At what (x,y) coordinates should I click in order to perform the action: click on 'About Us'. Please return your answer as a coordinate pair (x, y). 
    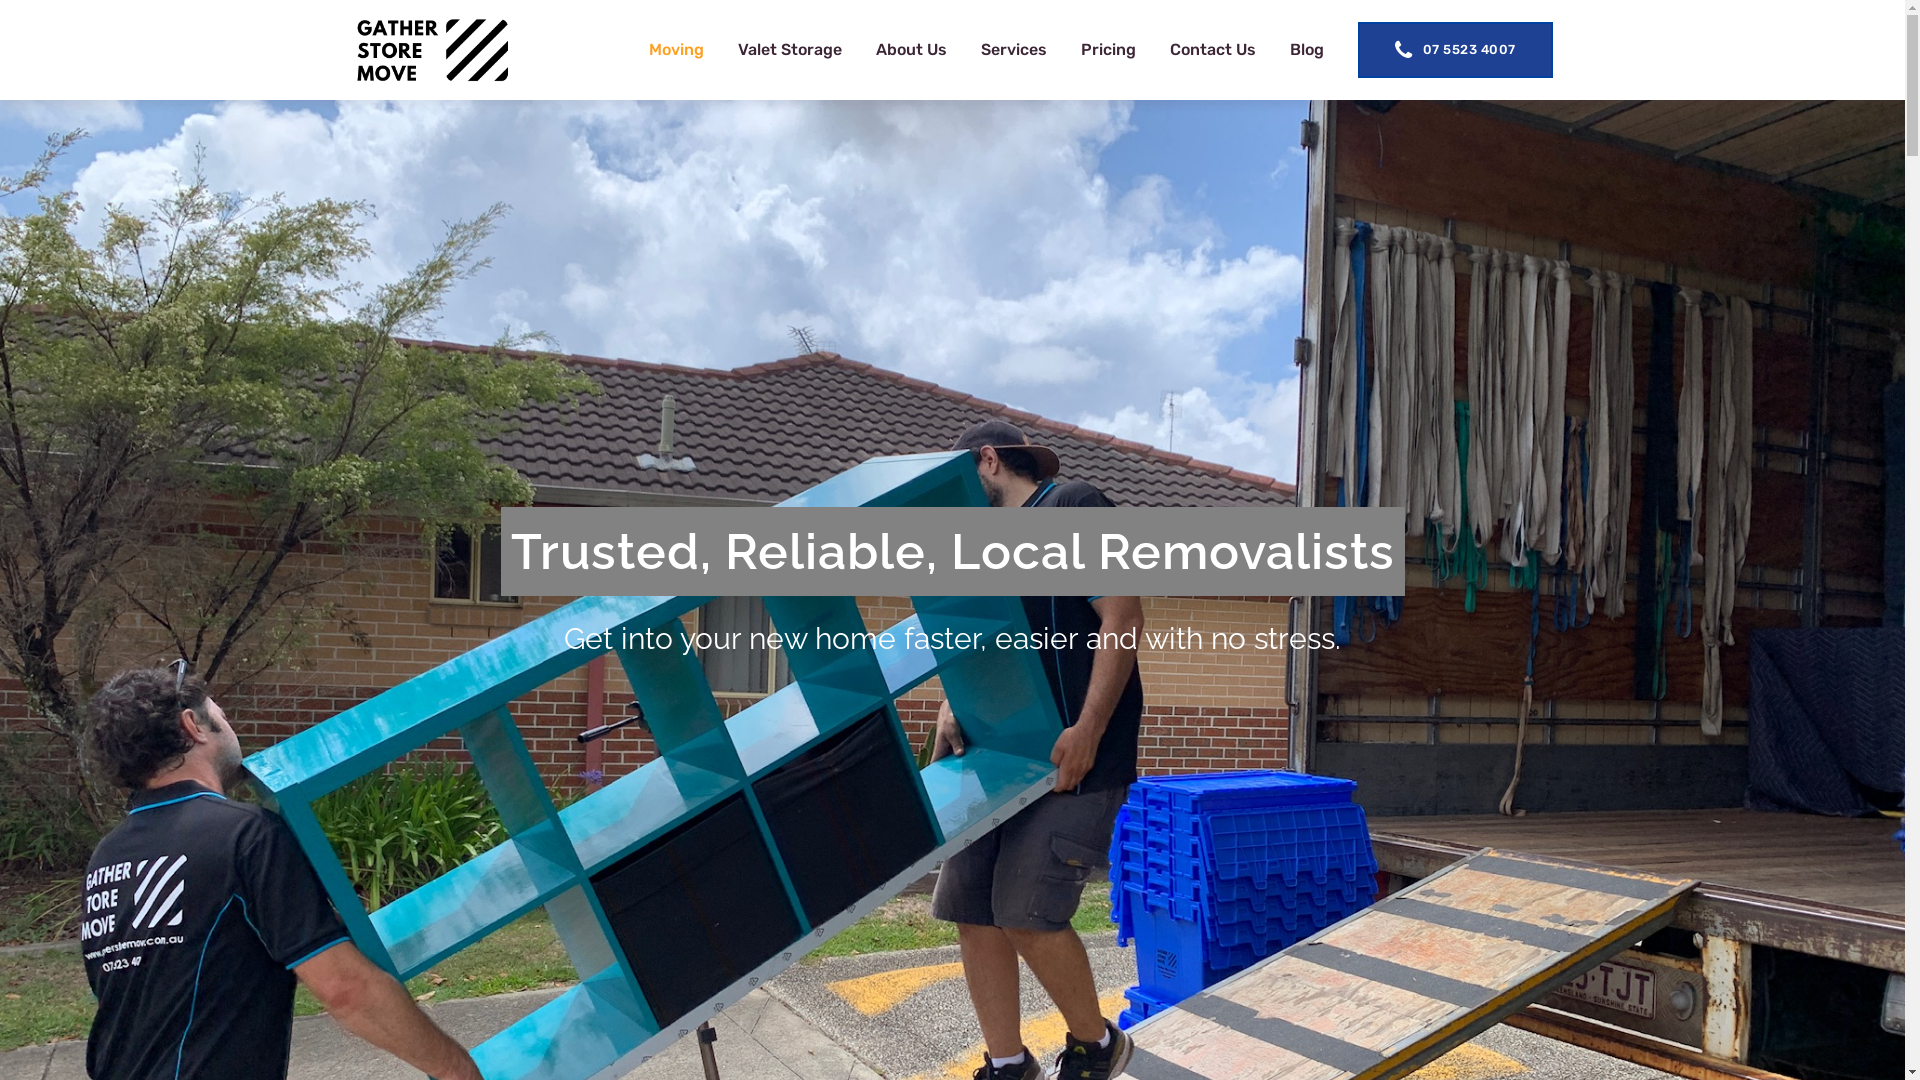
    Looking at the image, I should click on (910, 49).